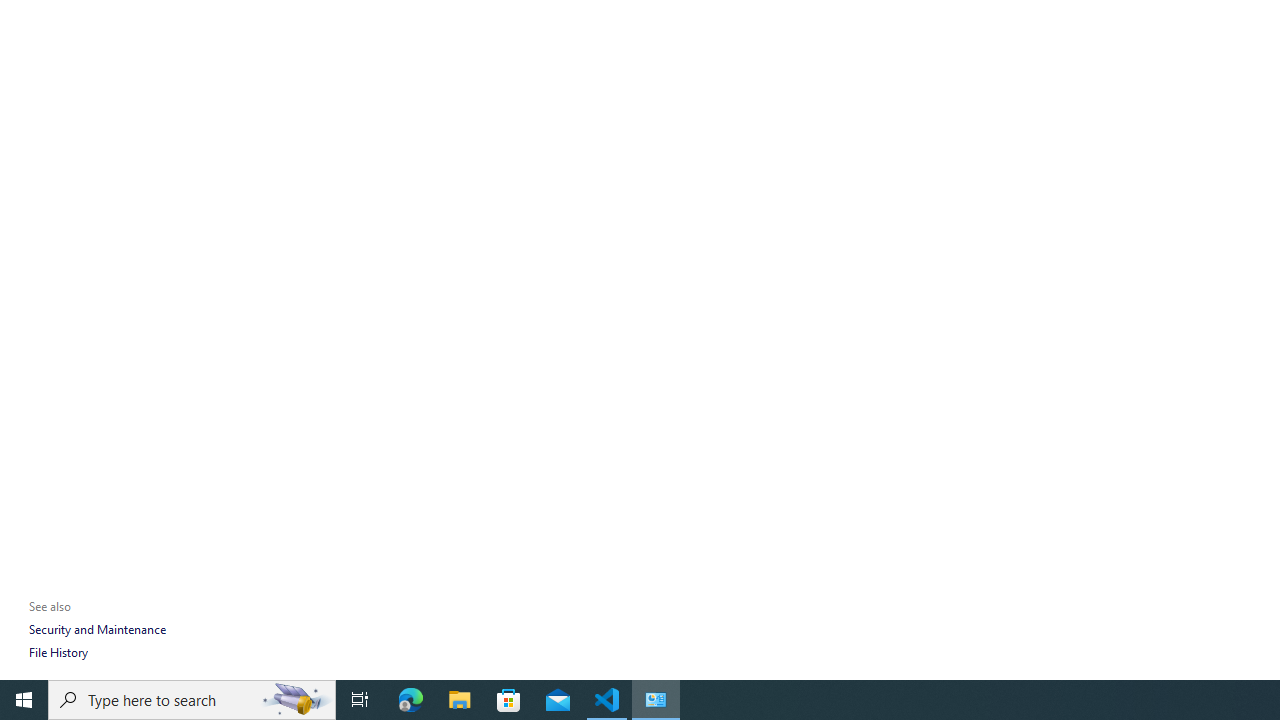 Image resolution: width=1280 pixels, height=720 pixels. Describe the element at coordinates (96, 628) in the screenshot. I see `'Security and Maintenance'` at that location.